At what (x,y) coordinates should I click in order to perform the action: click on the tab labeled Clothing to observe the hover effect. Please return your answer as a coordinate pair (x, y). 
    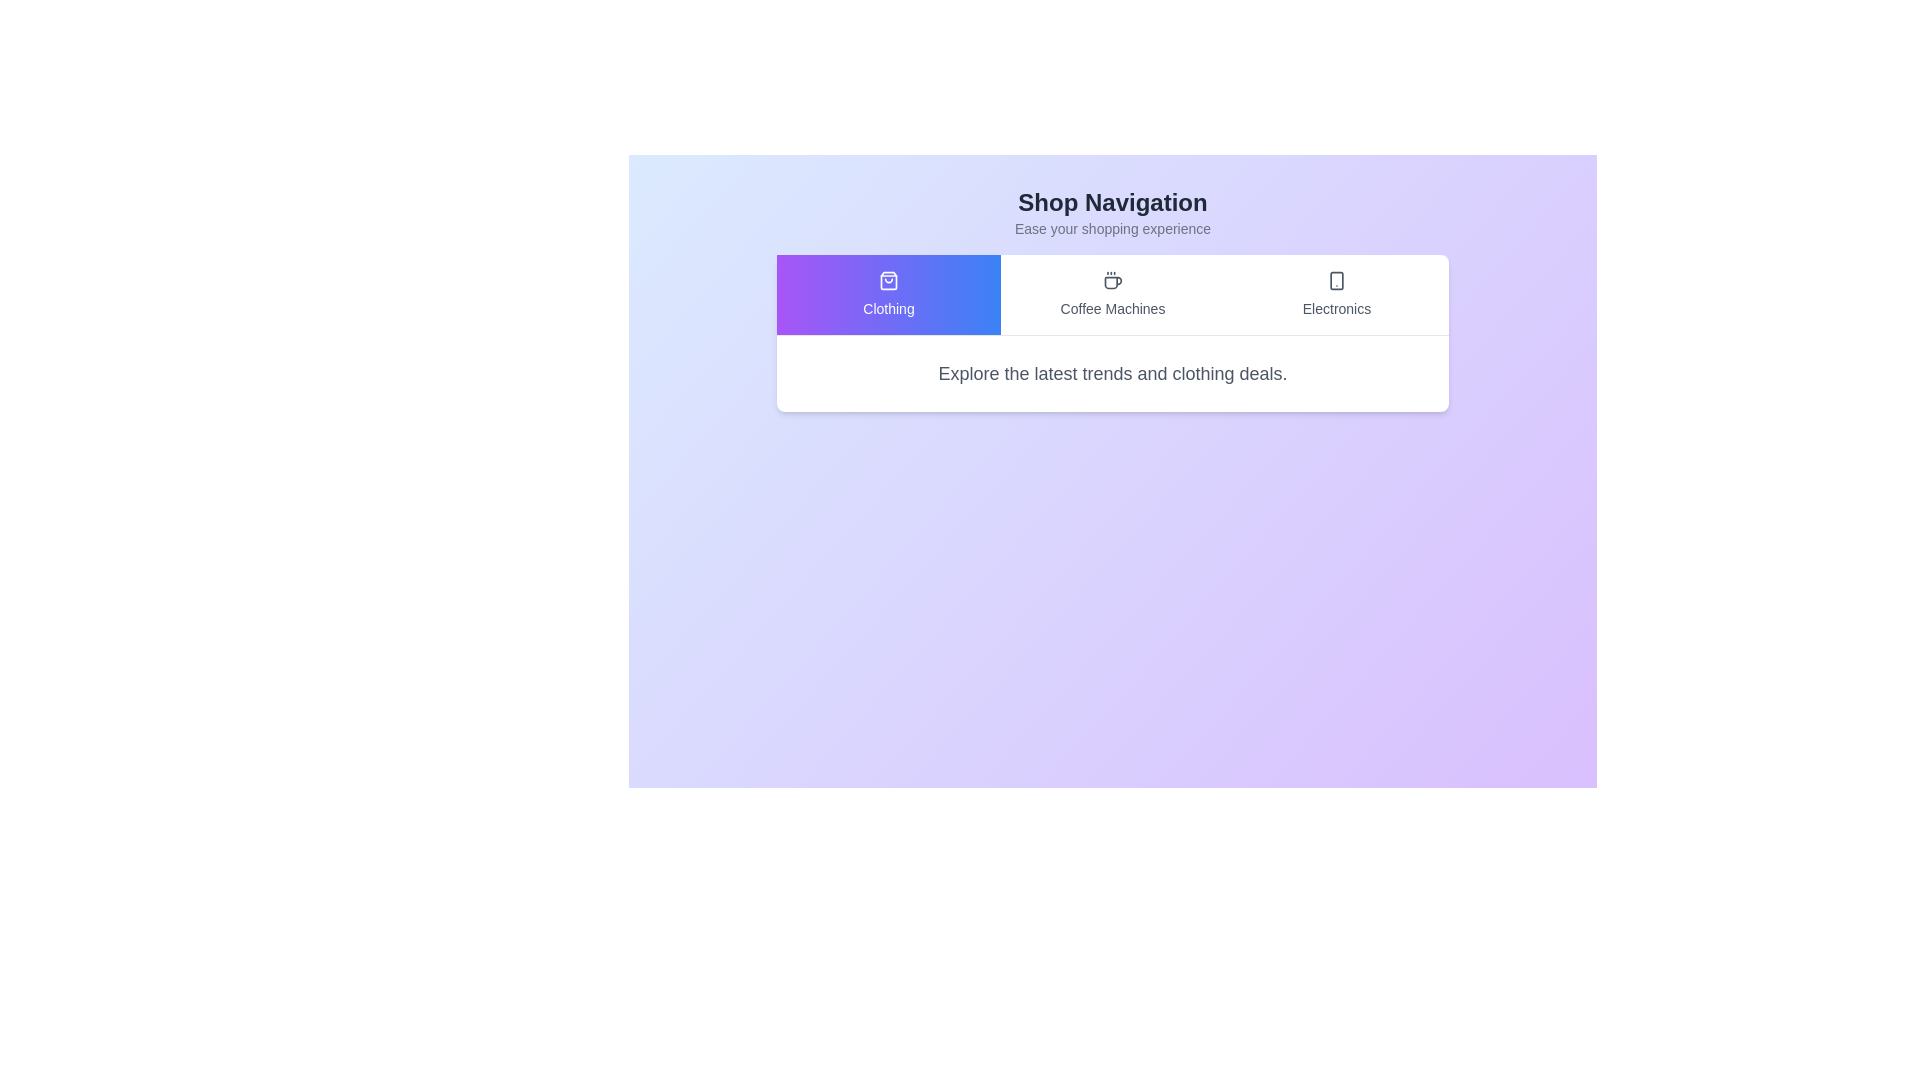
    Looking at the image, I should click on (887, 294).